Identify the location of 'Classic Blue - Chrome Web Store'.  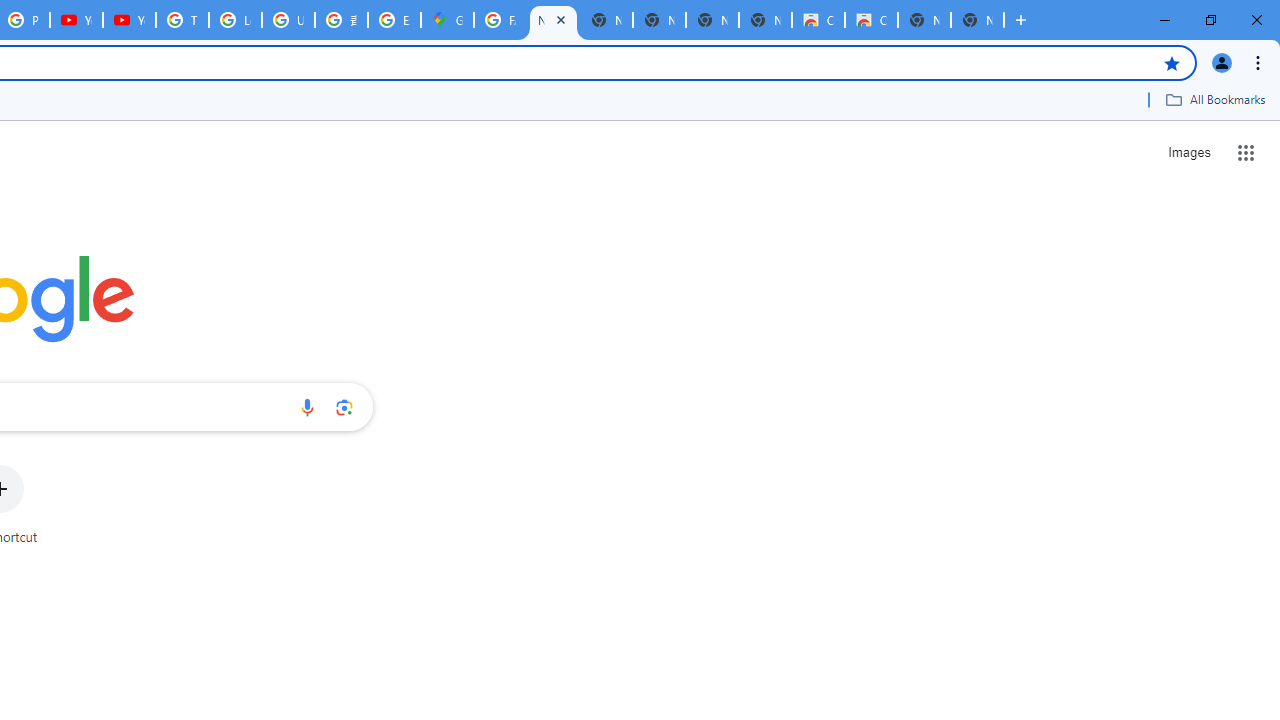
(871, 20).